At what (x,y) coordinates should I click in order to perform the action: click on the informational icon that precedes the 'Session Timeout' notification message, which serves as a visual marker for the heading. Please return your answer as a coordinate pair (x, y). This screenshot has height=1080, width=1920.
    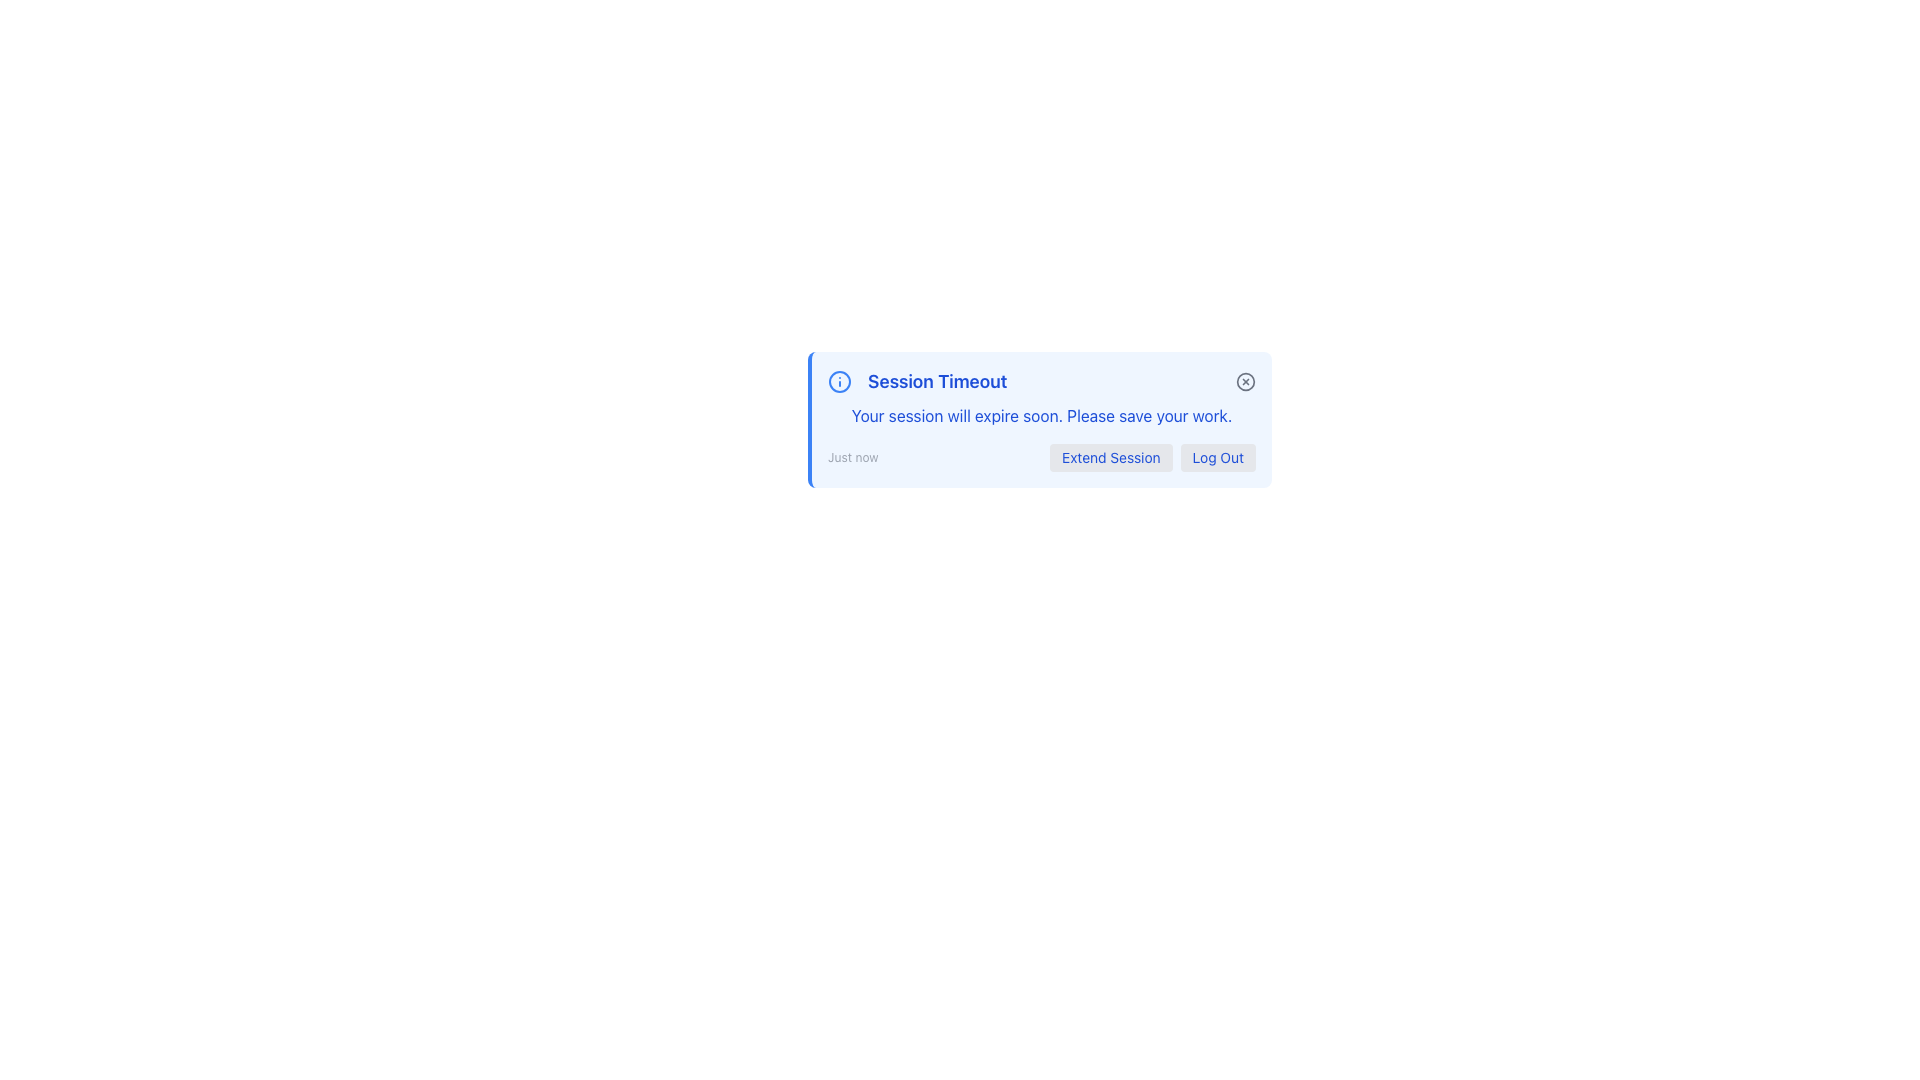
    Looking at the image, I should click on (840, 381).